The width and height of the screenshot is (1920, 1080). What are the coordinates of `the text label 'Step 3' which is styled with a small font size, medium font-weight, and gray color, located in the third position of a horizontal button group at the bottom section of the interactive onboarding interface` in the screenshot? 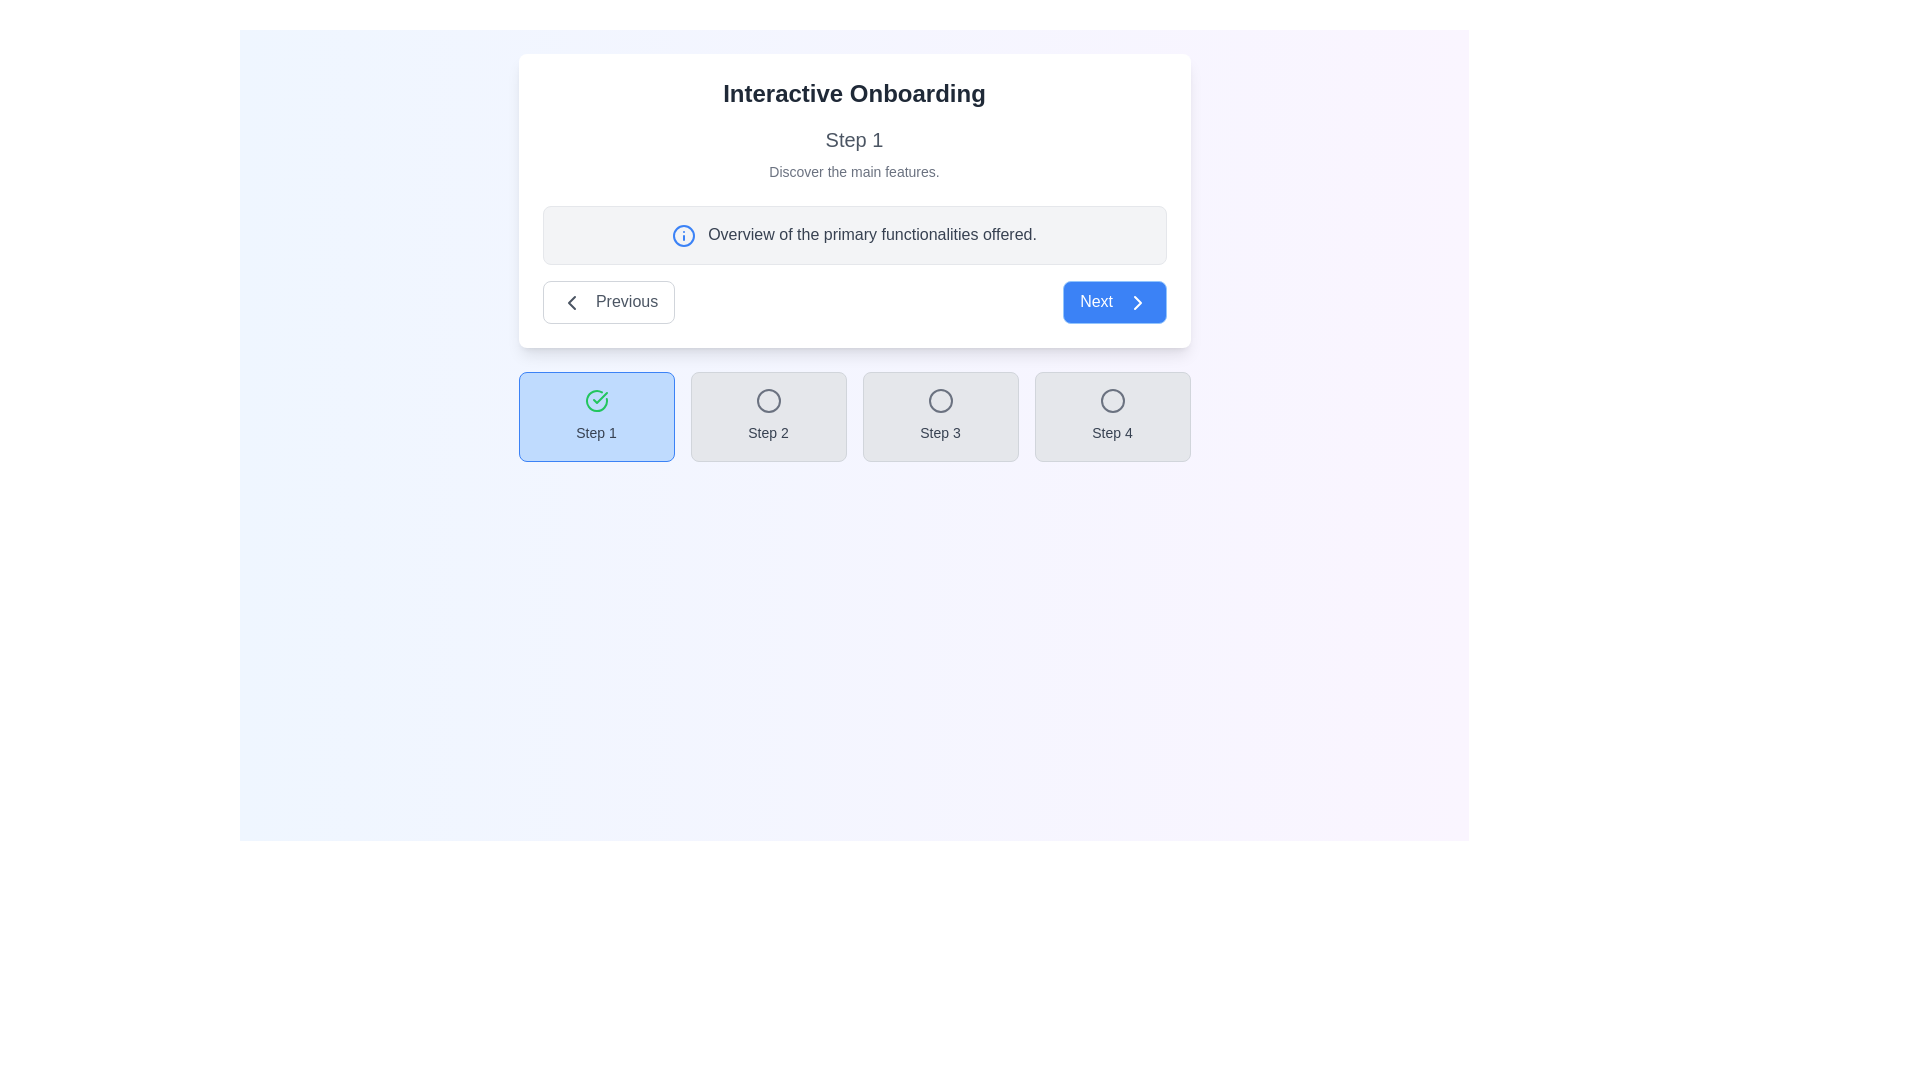 It's located at (939, 431).